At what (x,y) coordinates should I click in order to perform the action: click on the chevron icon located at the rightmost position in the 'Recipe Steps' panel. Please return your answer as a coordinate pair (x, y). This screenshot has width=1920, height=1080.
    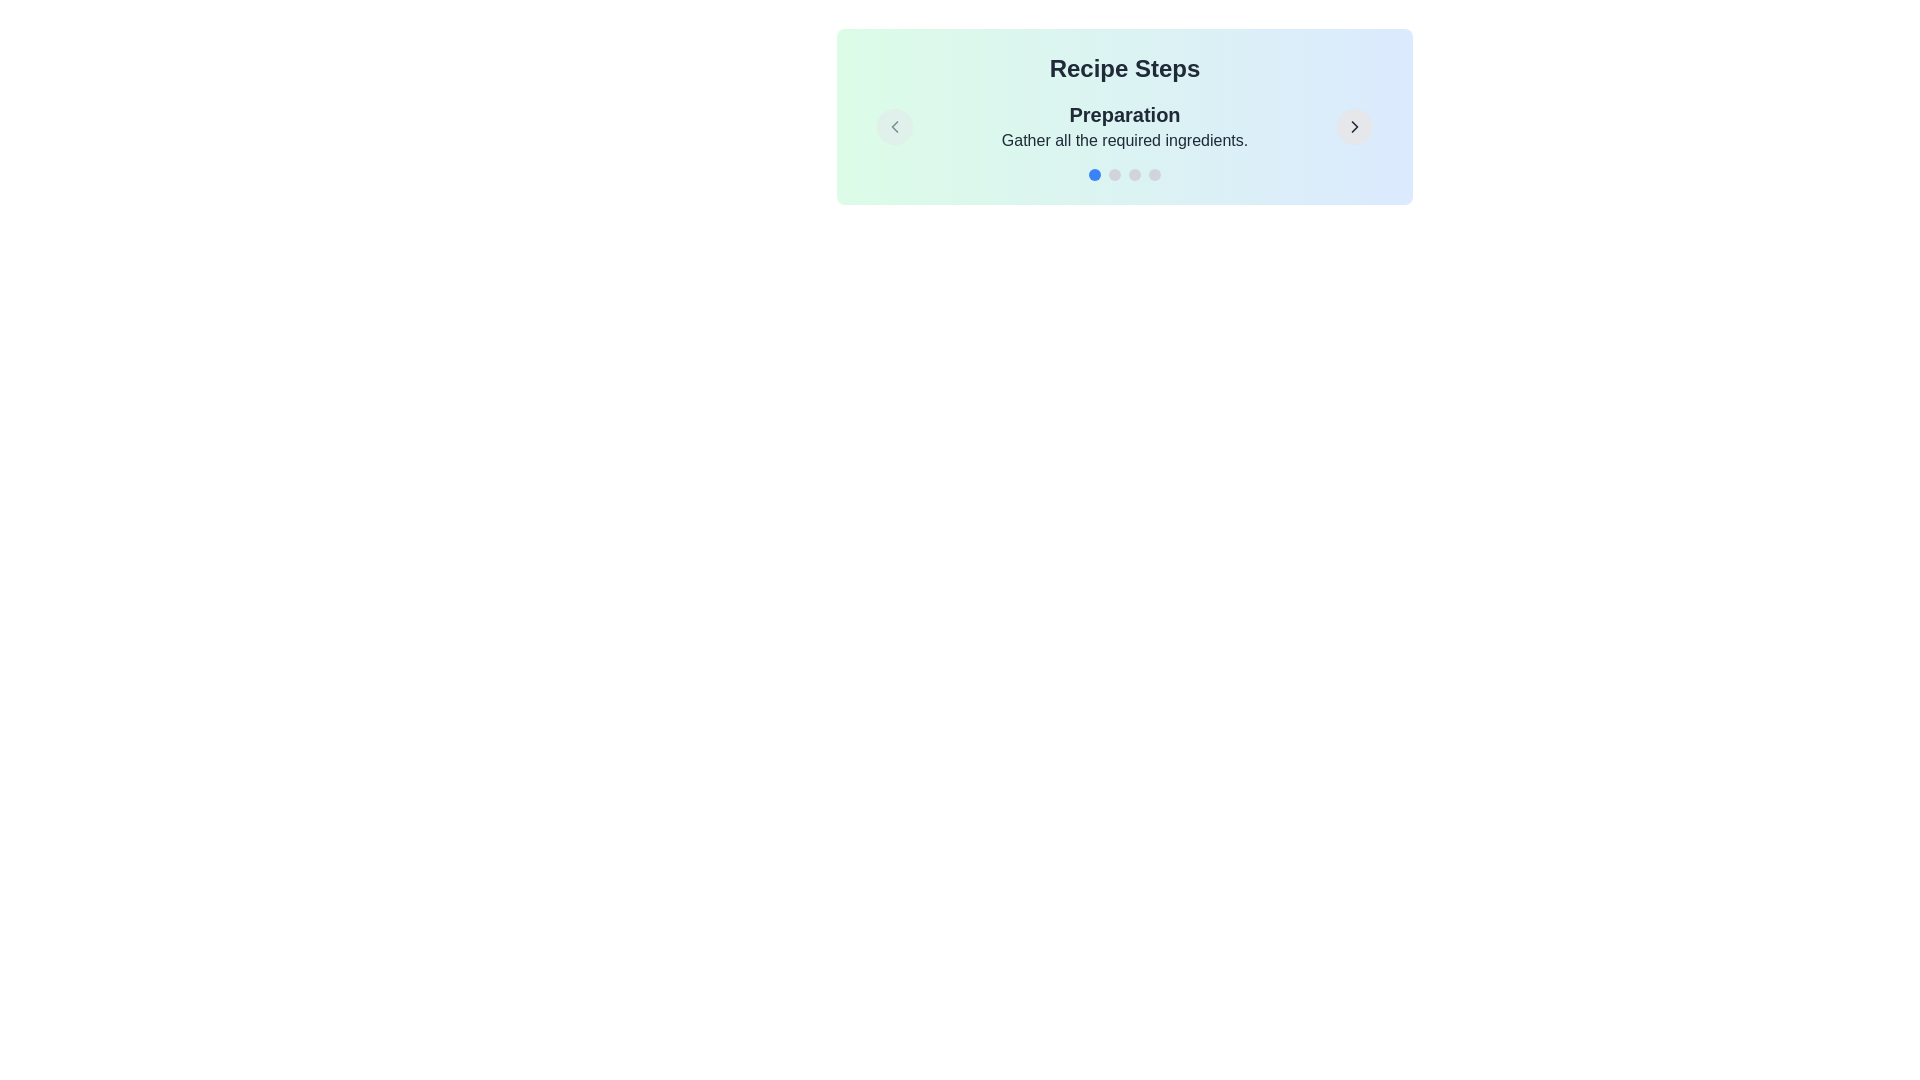
    Looking at the image, I should click on (1354, 127).